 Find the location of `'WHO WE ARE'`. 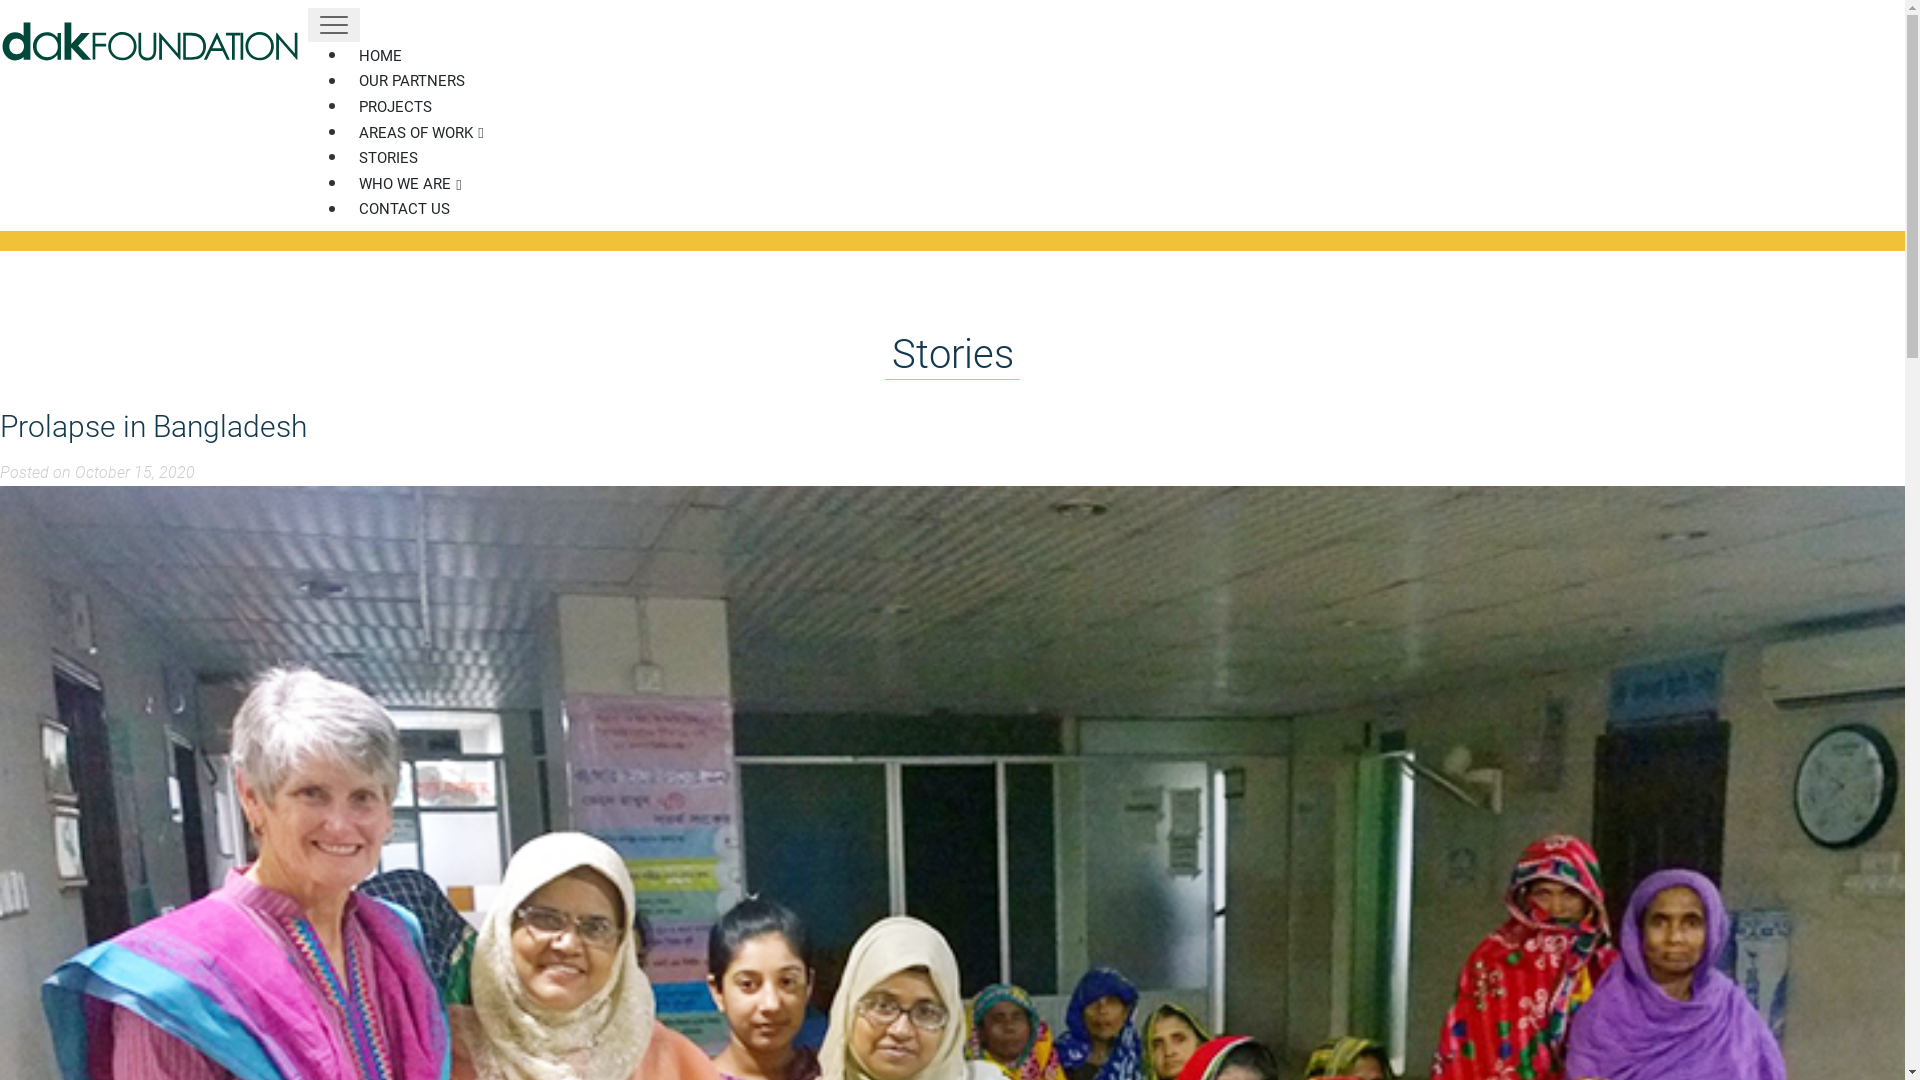

'WHO WE ARE' is located at coordinates (409, 184).